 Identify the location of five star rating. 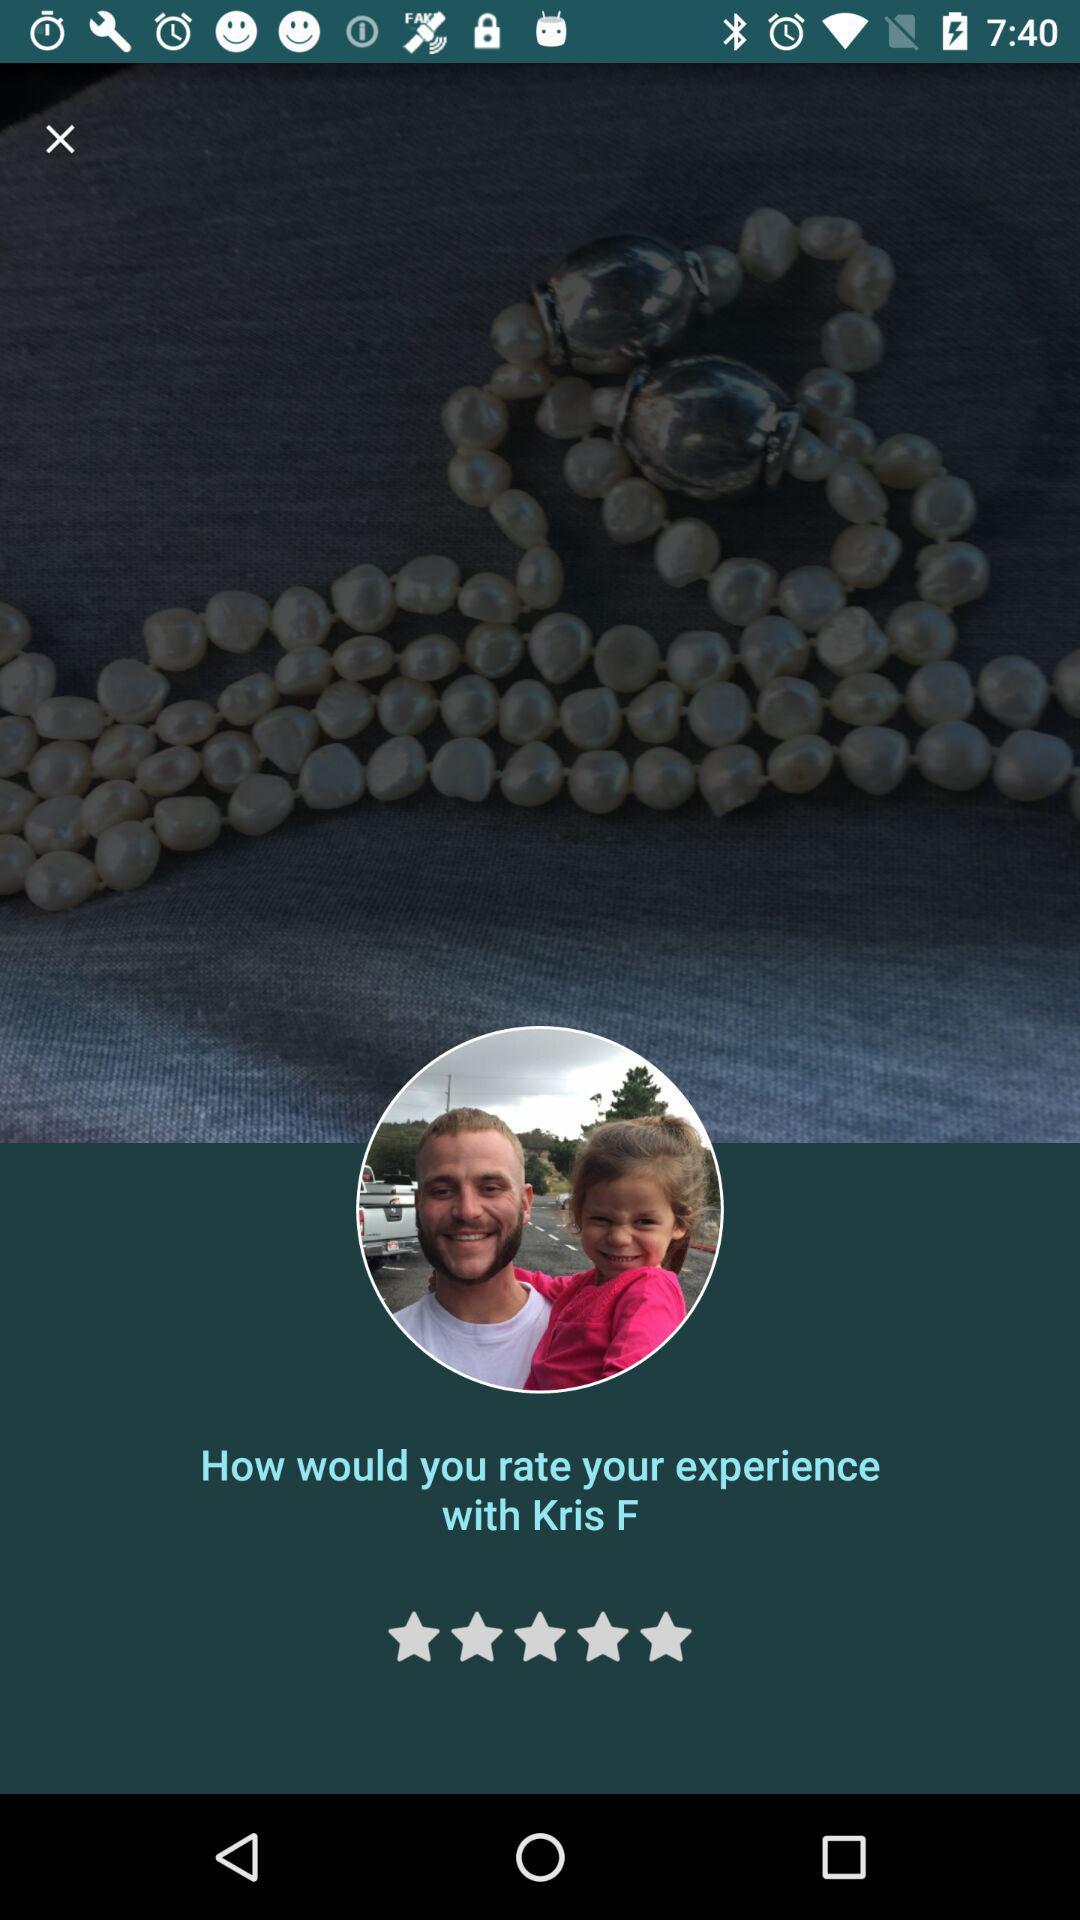
(666, 1636).